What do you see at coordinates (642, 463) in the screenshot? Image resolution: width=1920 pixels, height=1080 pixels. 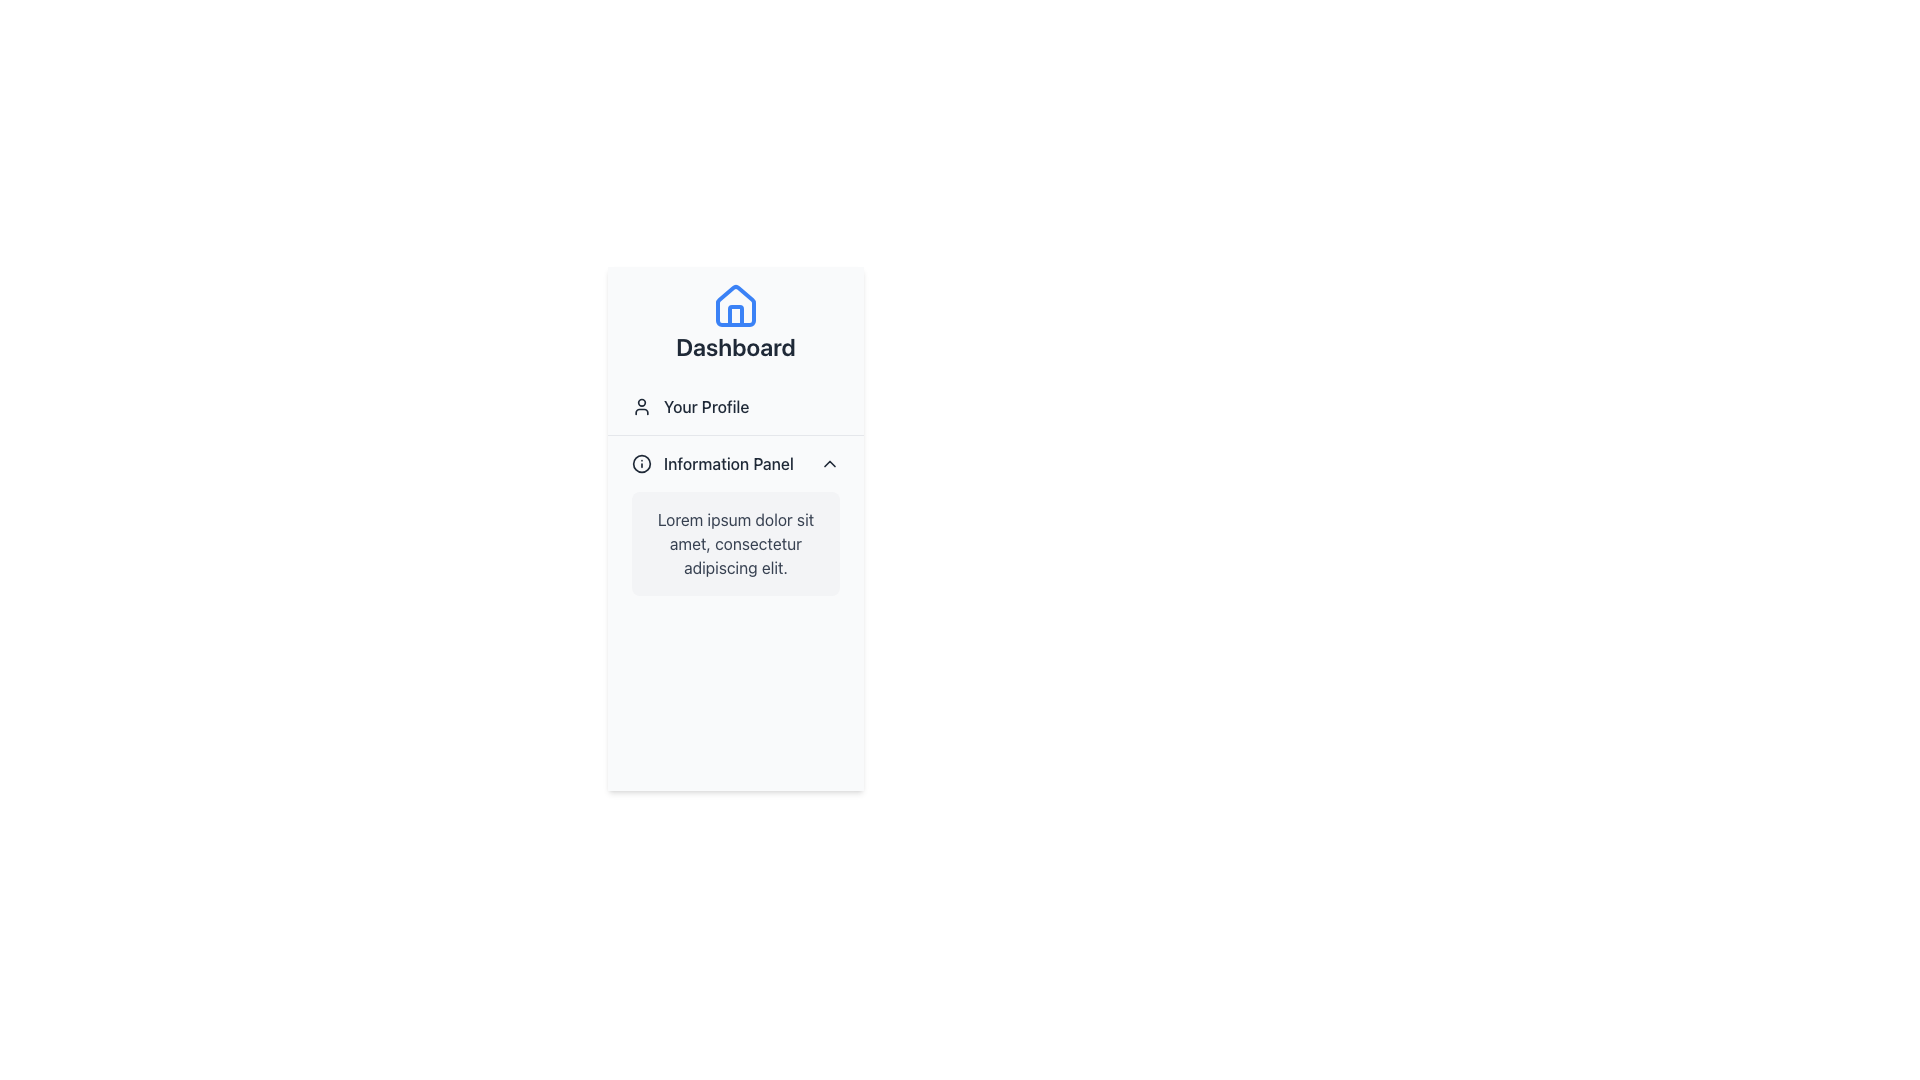 I see `the circular information icon with an 'i' symbol that is located to the left of the 'Information Panel' text in the navigation menu under the dashboard header` at bounding box center [642, 463].